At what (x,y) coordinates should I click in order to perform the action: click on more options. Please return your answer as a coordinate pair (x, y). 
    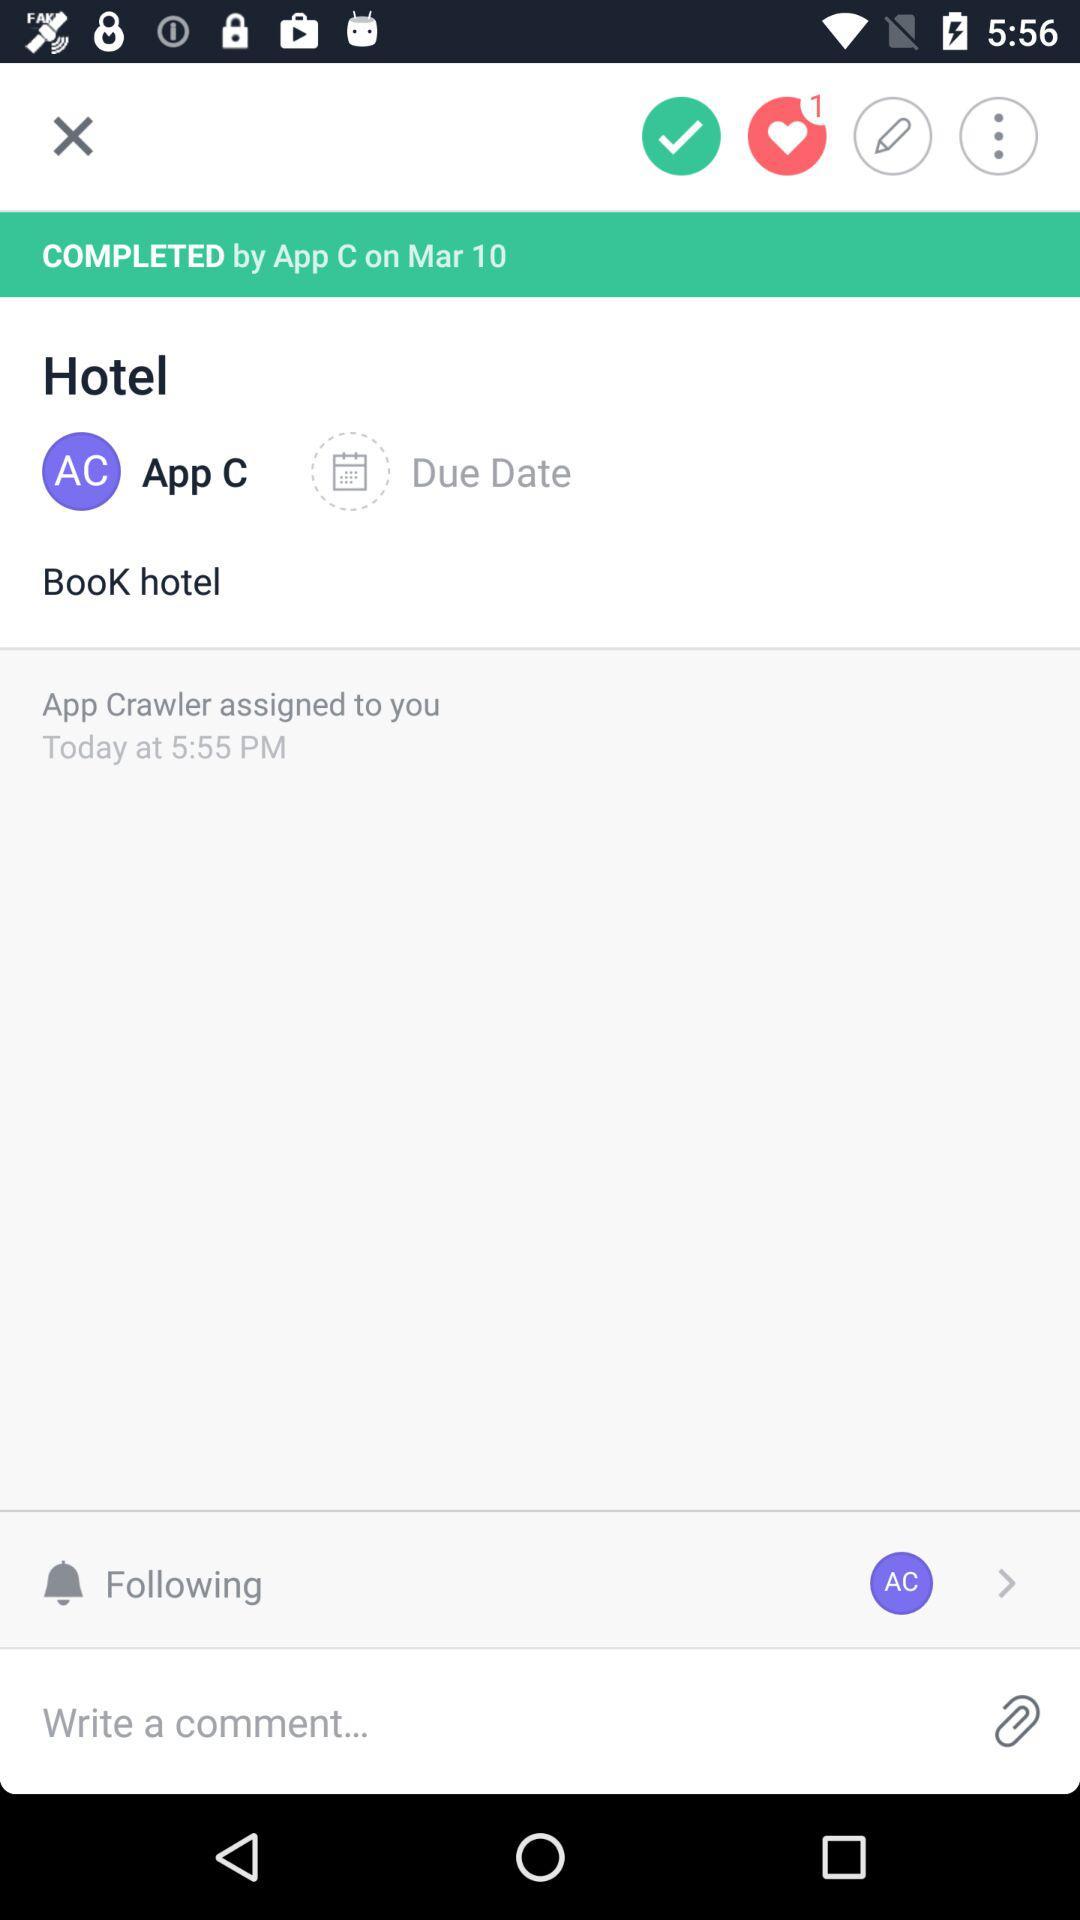
    Looking at the image, I should click on (1012, 135).